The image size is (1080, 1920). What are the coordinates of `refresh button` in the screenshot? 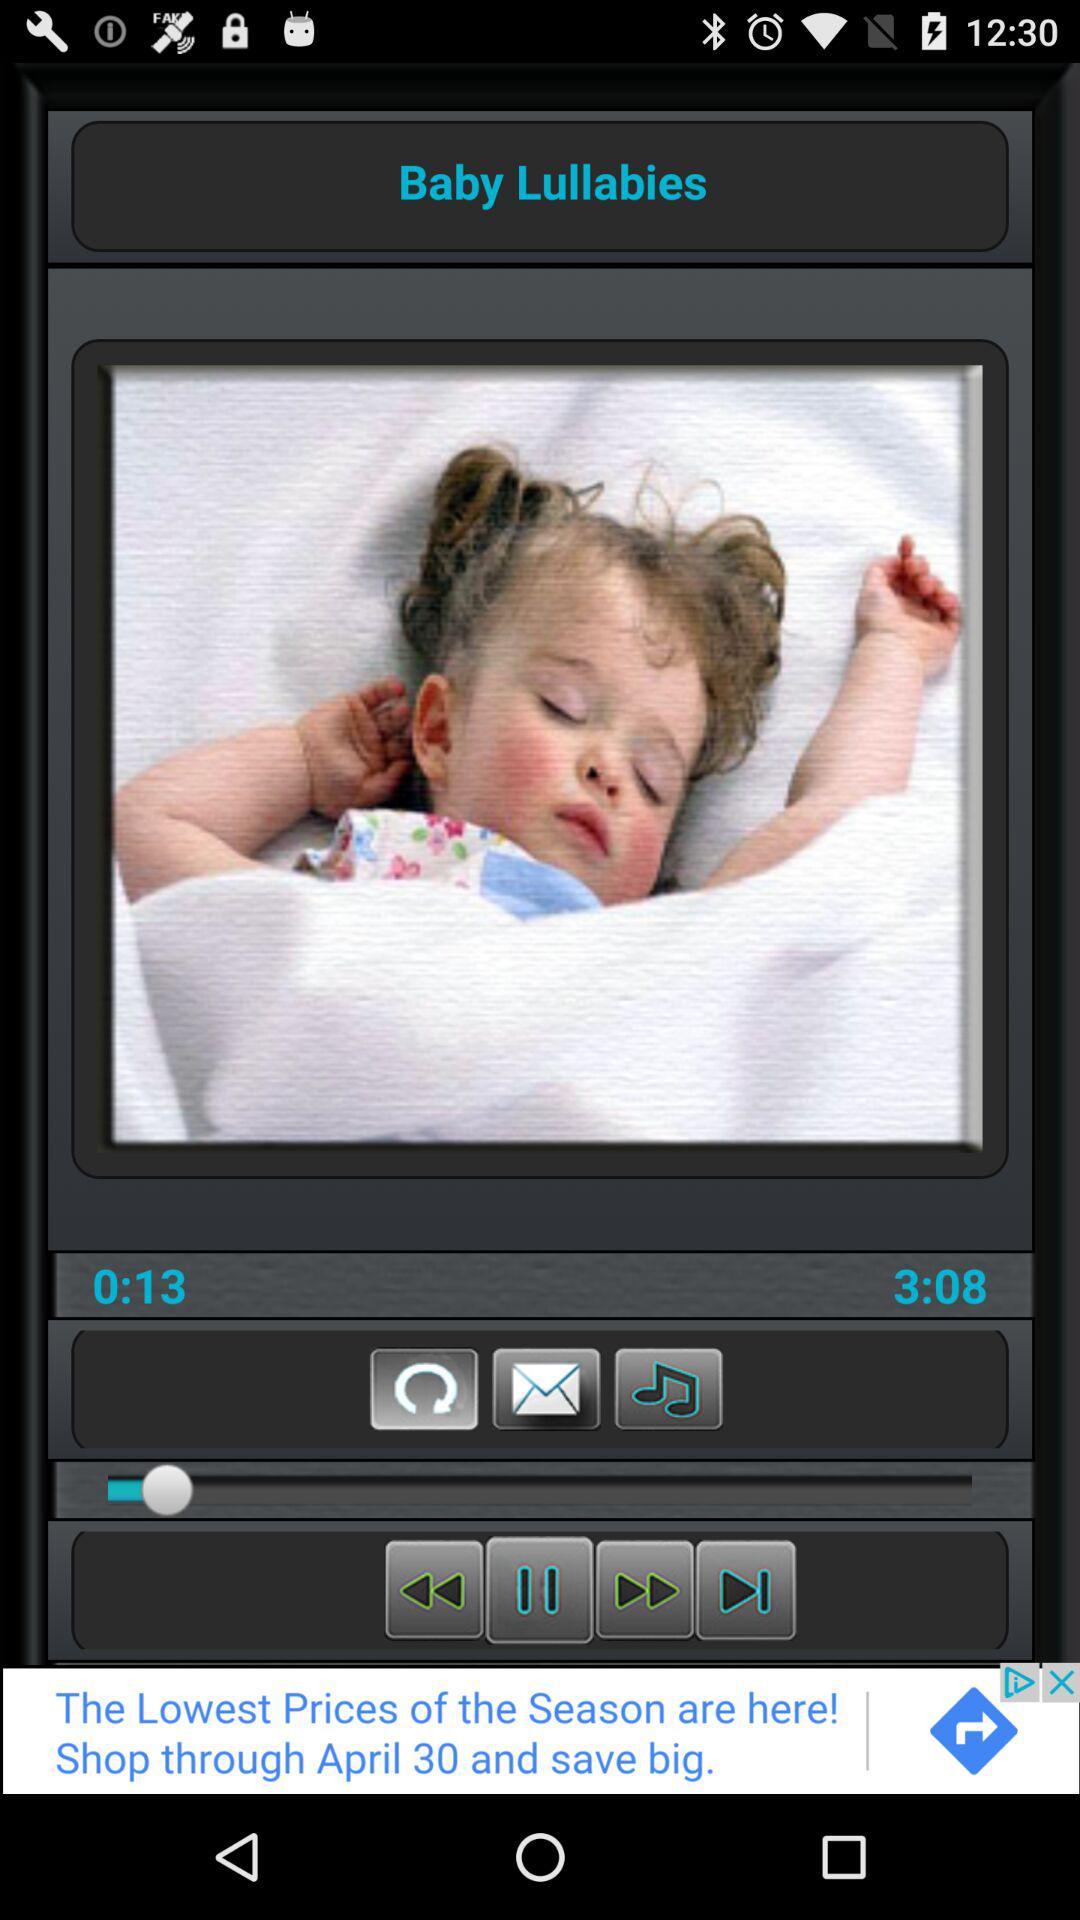 It's located at (423, 1387).